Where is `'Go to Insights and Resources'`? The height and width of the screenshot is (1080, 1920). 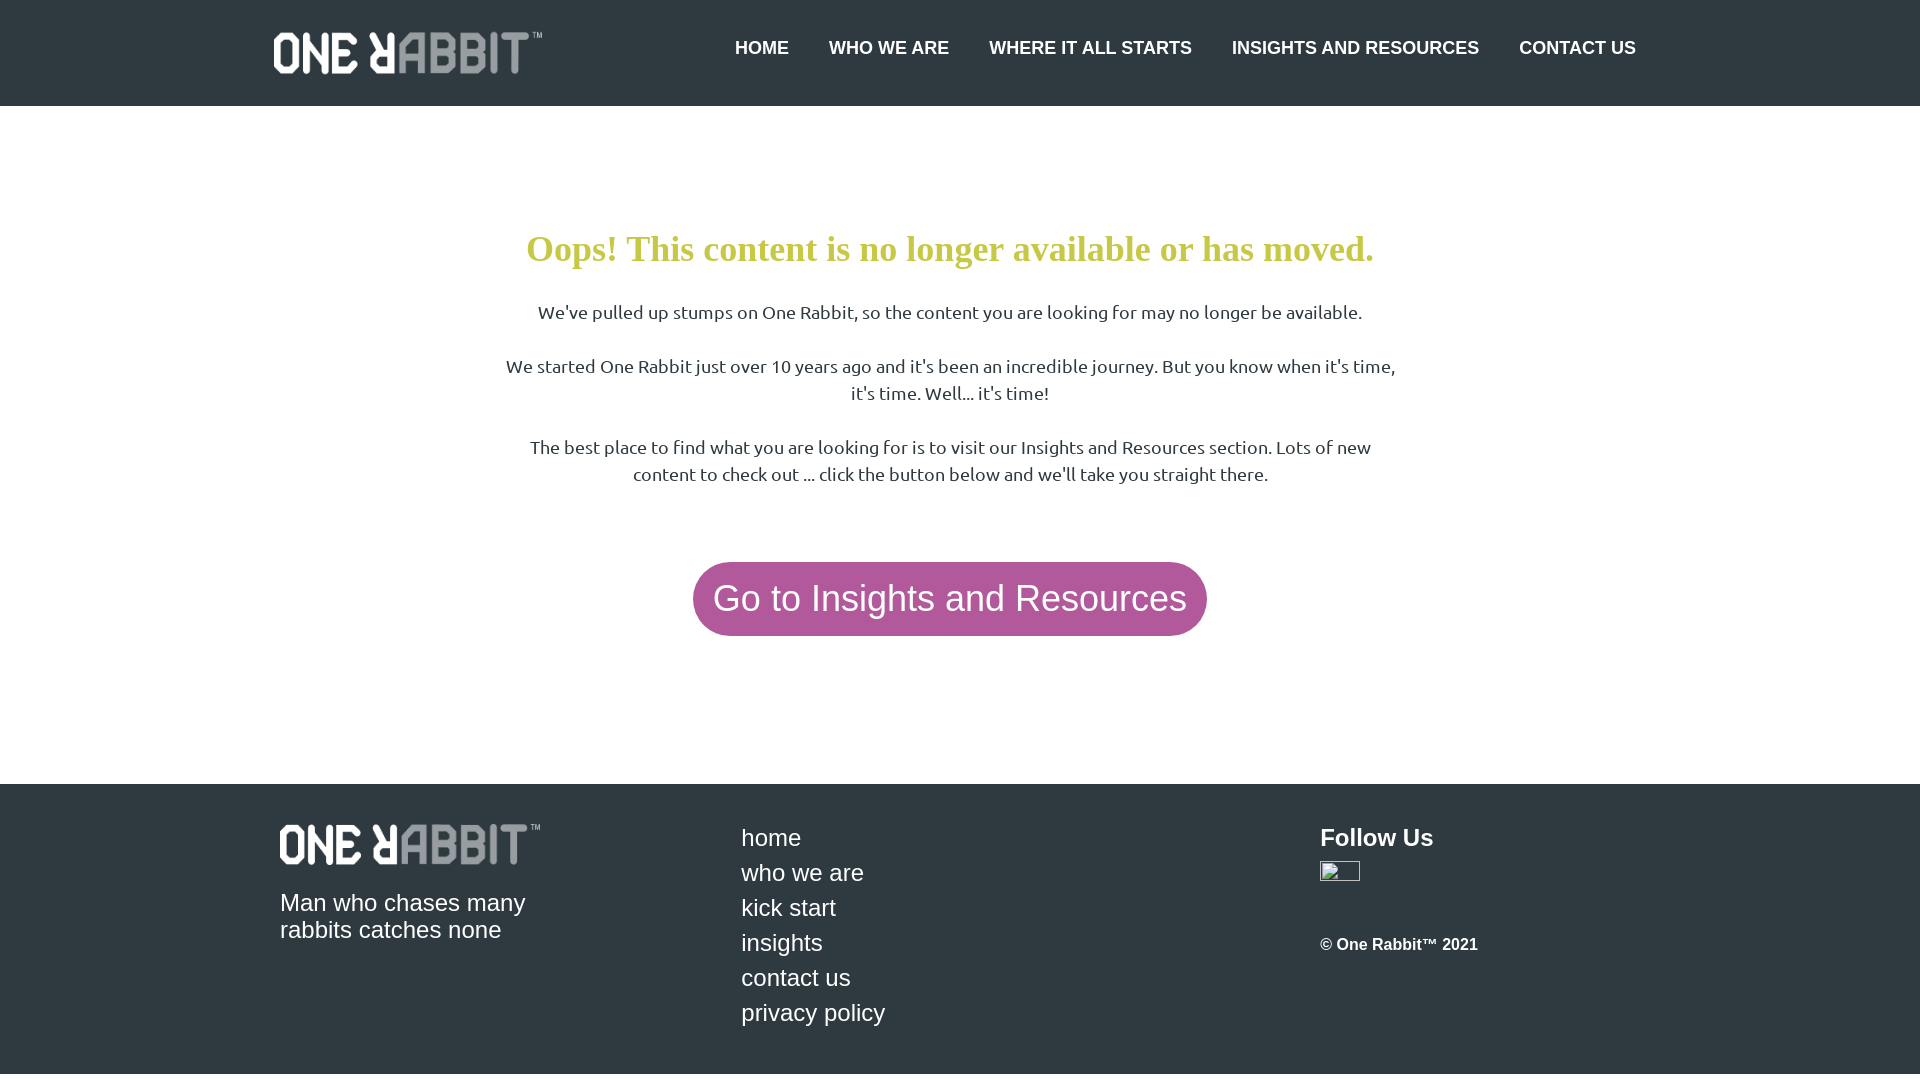 'Go to Insights and Resources' is located at coordinates (949, 597).